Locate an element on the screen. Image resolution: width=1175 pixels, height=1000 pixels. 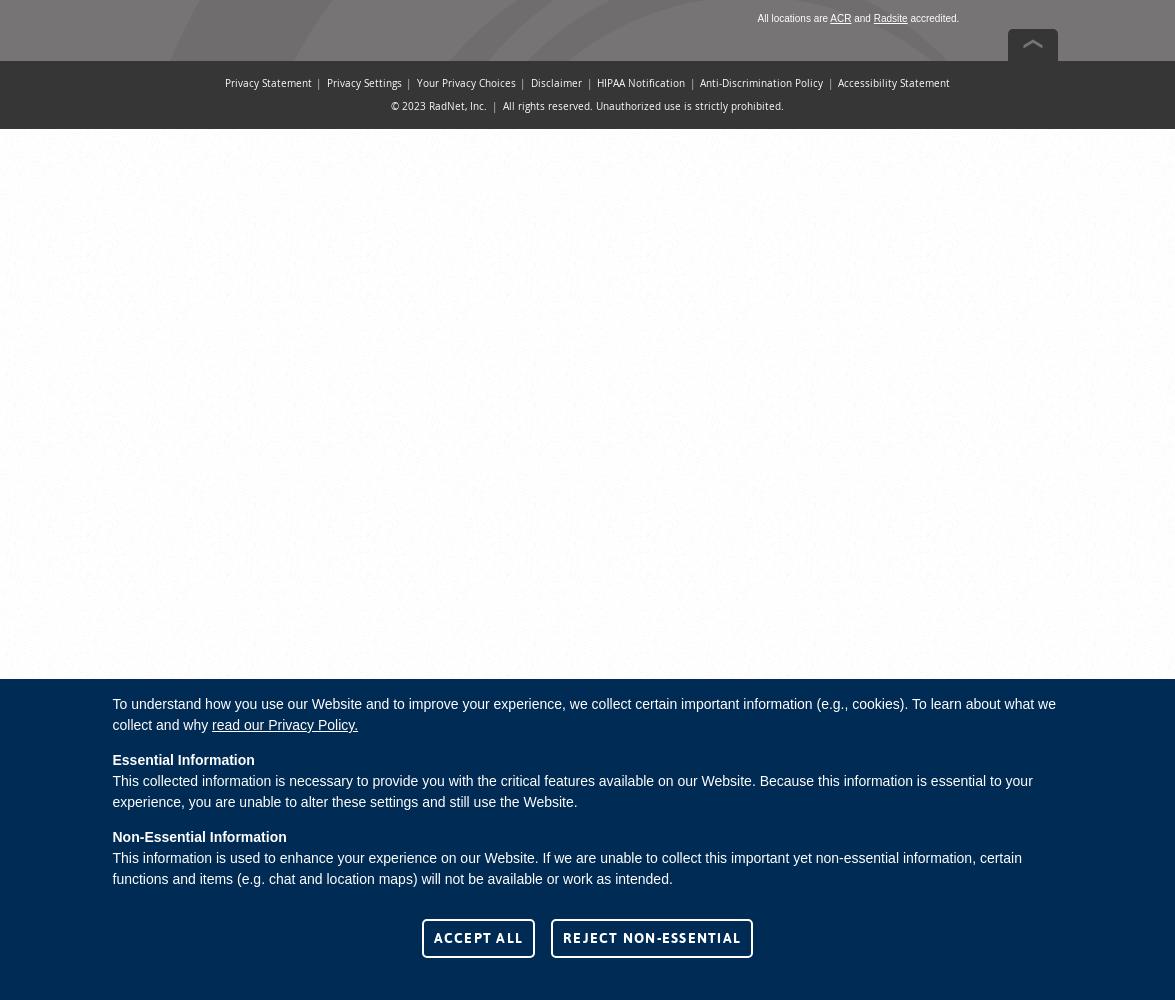
'Essential Information' is located at coordinates (182, 760).